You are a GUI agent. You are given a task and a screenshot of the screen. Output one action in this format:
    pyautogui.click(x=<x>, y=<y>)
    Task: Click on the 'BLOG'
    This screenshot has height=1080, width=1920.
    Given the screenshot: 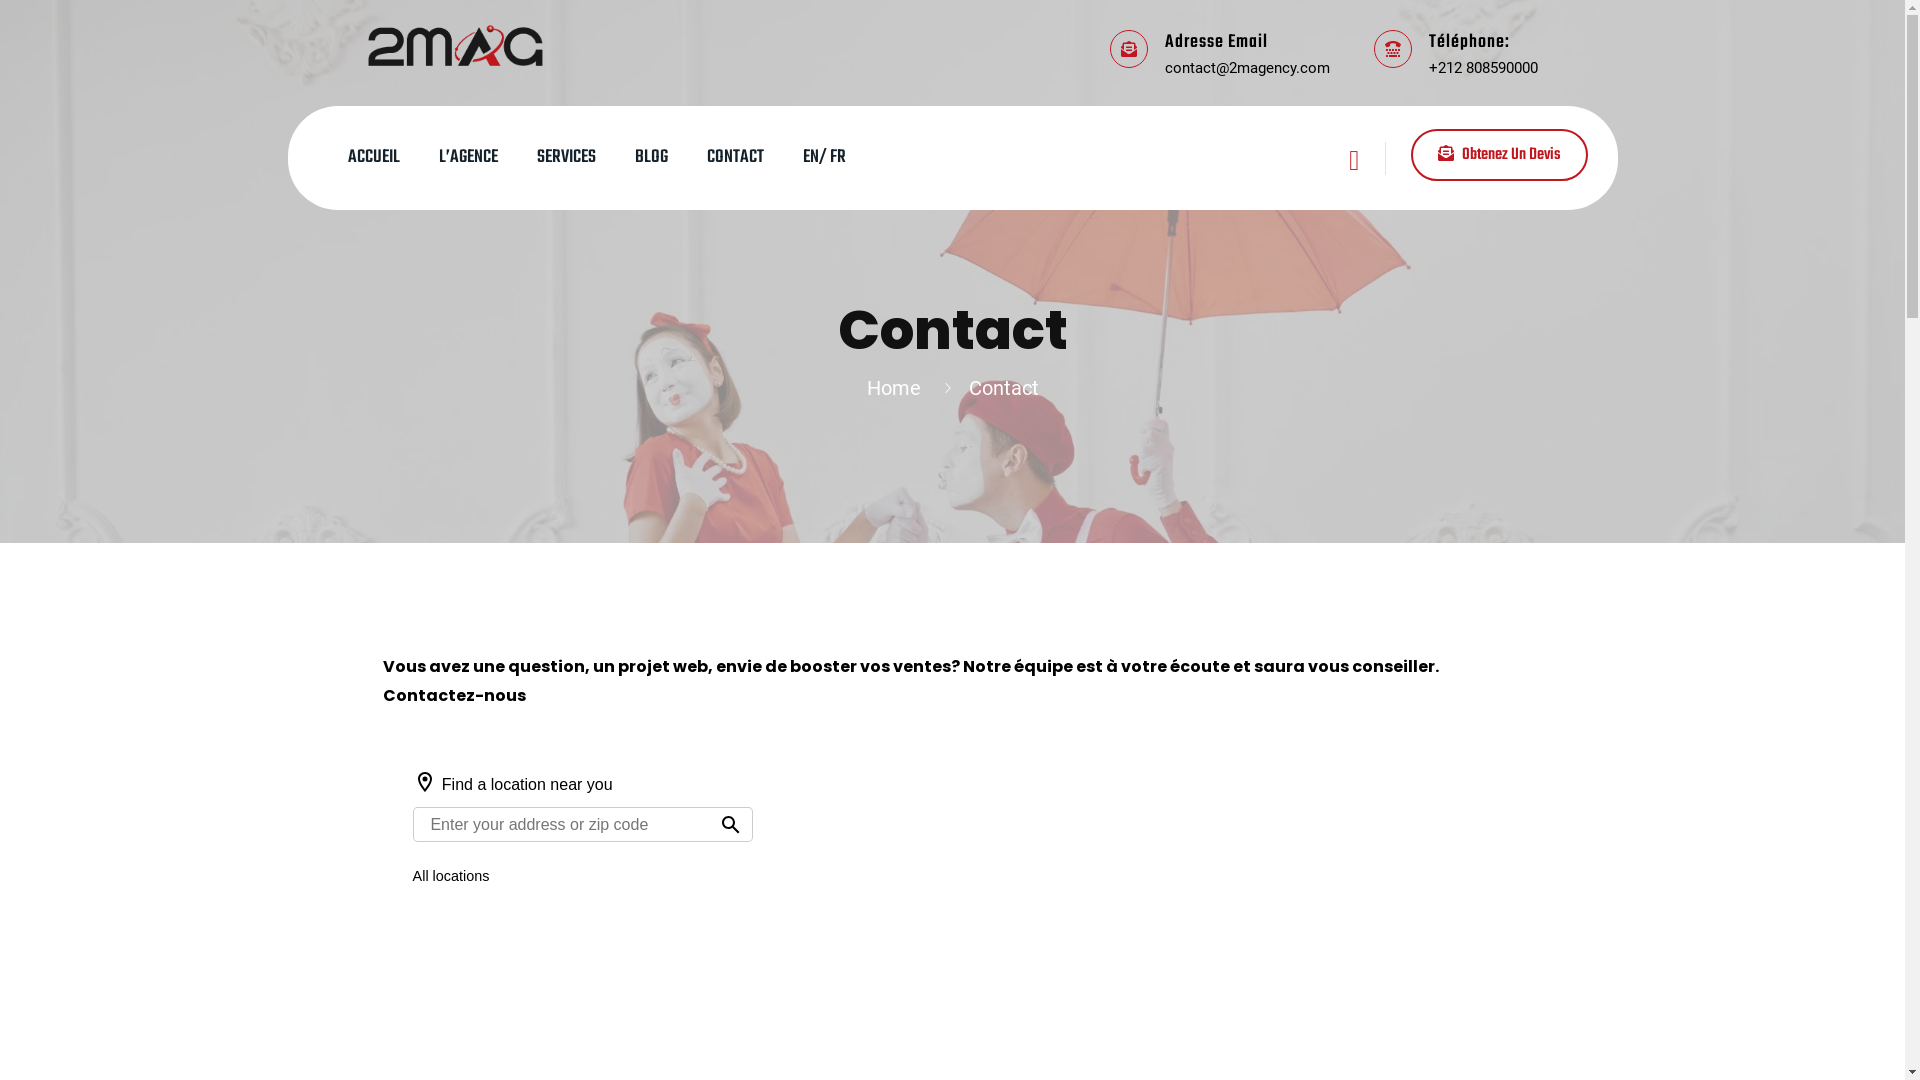 What is the action you would take?
    pyautogui.click(x=650, y=157)
    